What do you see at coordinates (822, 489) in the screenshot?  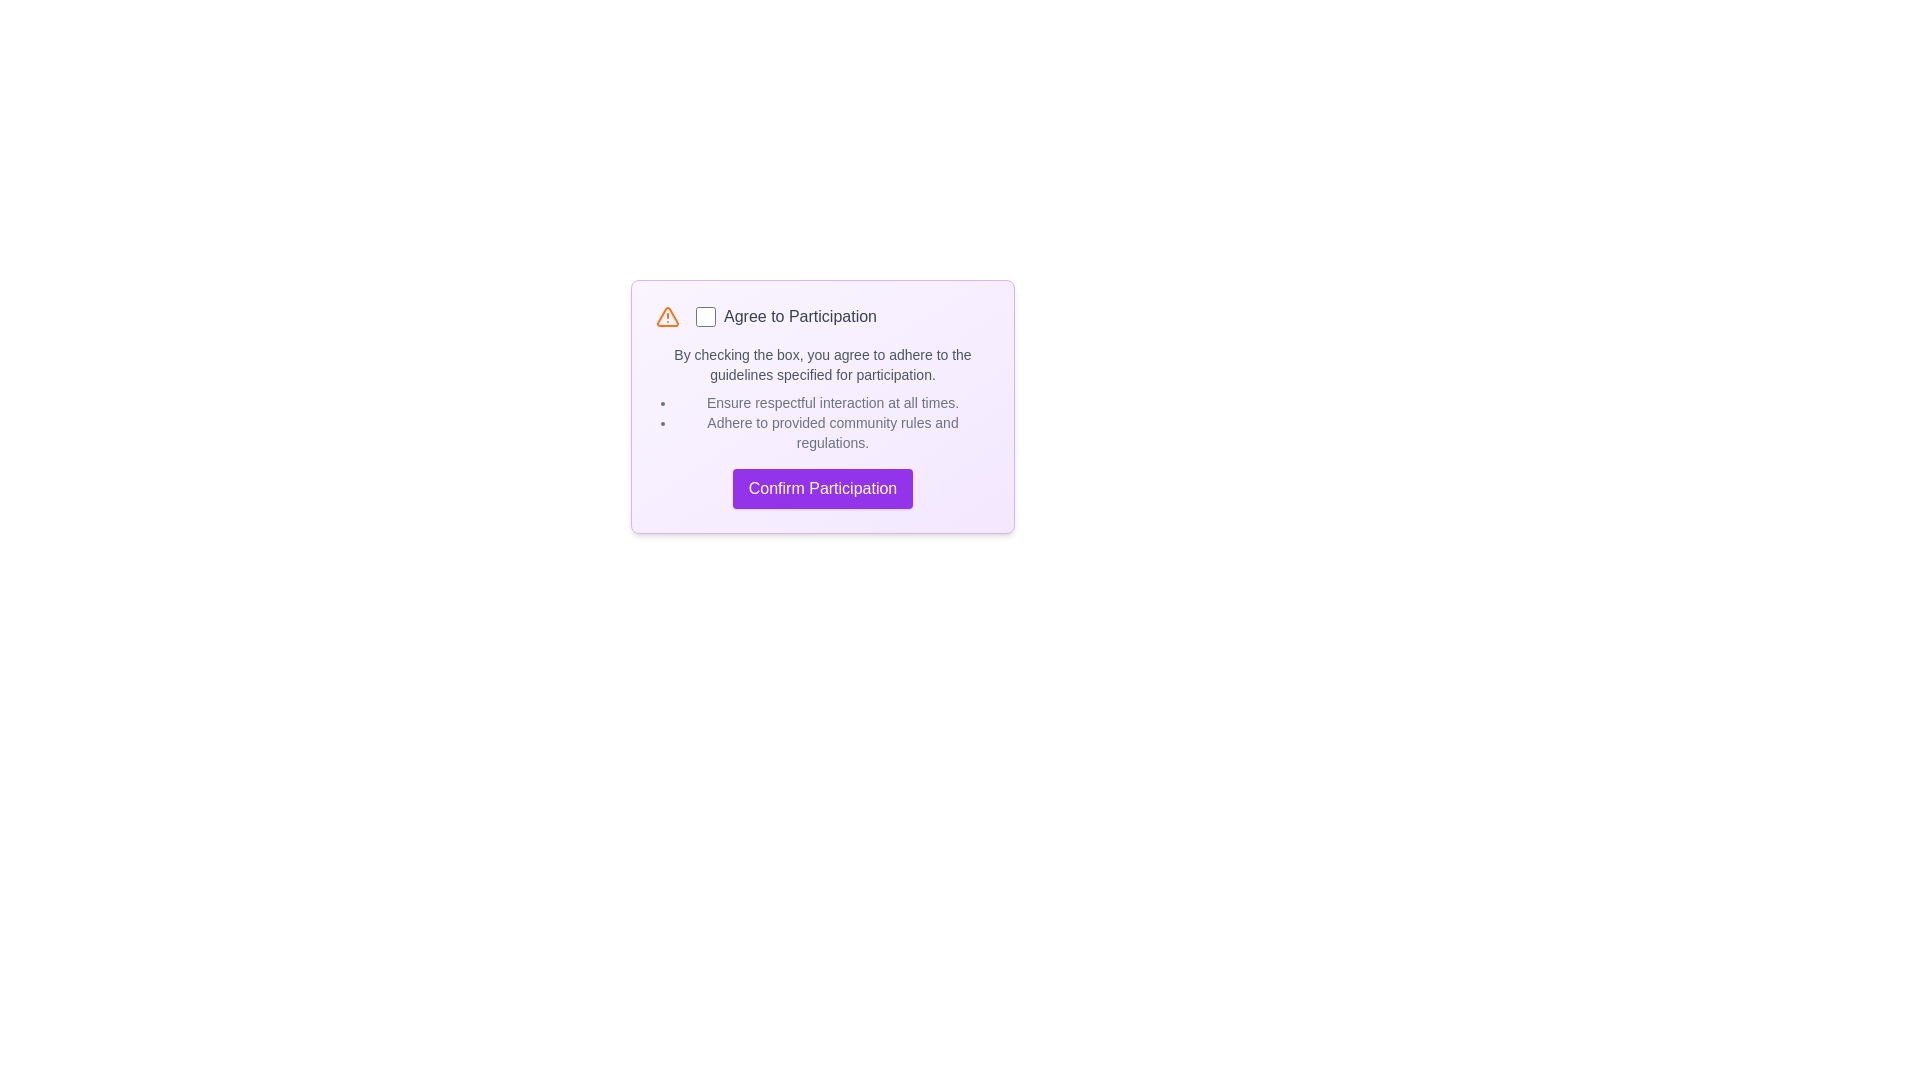 I see `the rectangular button with a purple background and white text that reads 'Confirm Participation' to confirm participation` at bounding box center [822, 489].